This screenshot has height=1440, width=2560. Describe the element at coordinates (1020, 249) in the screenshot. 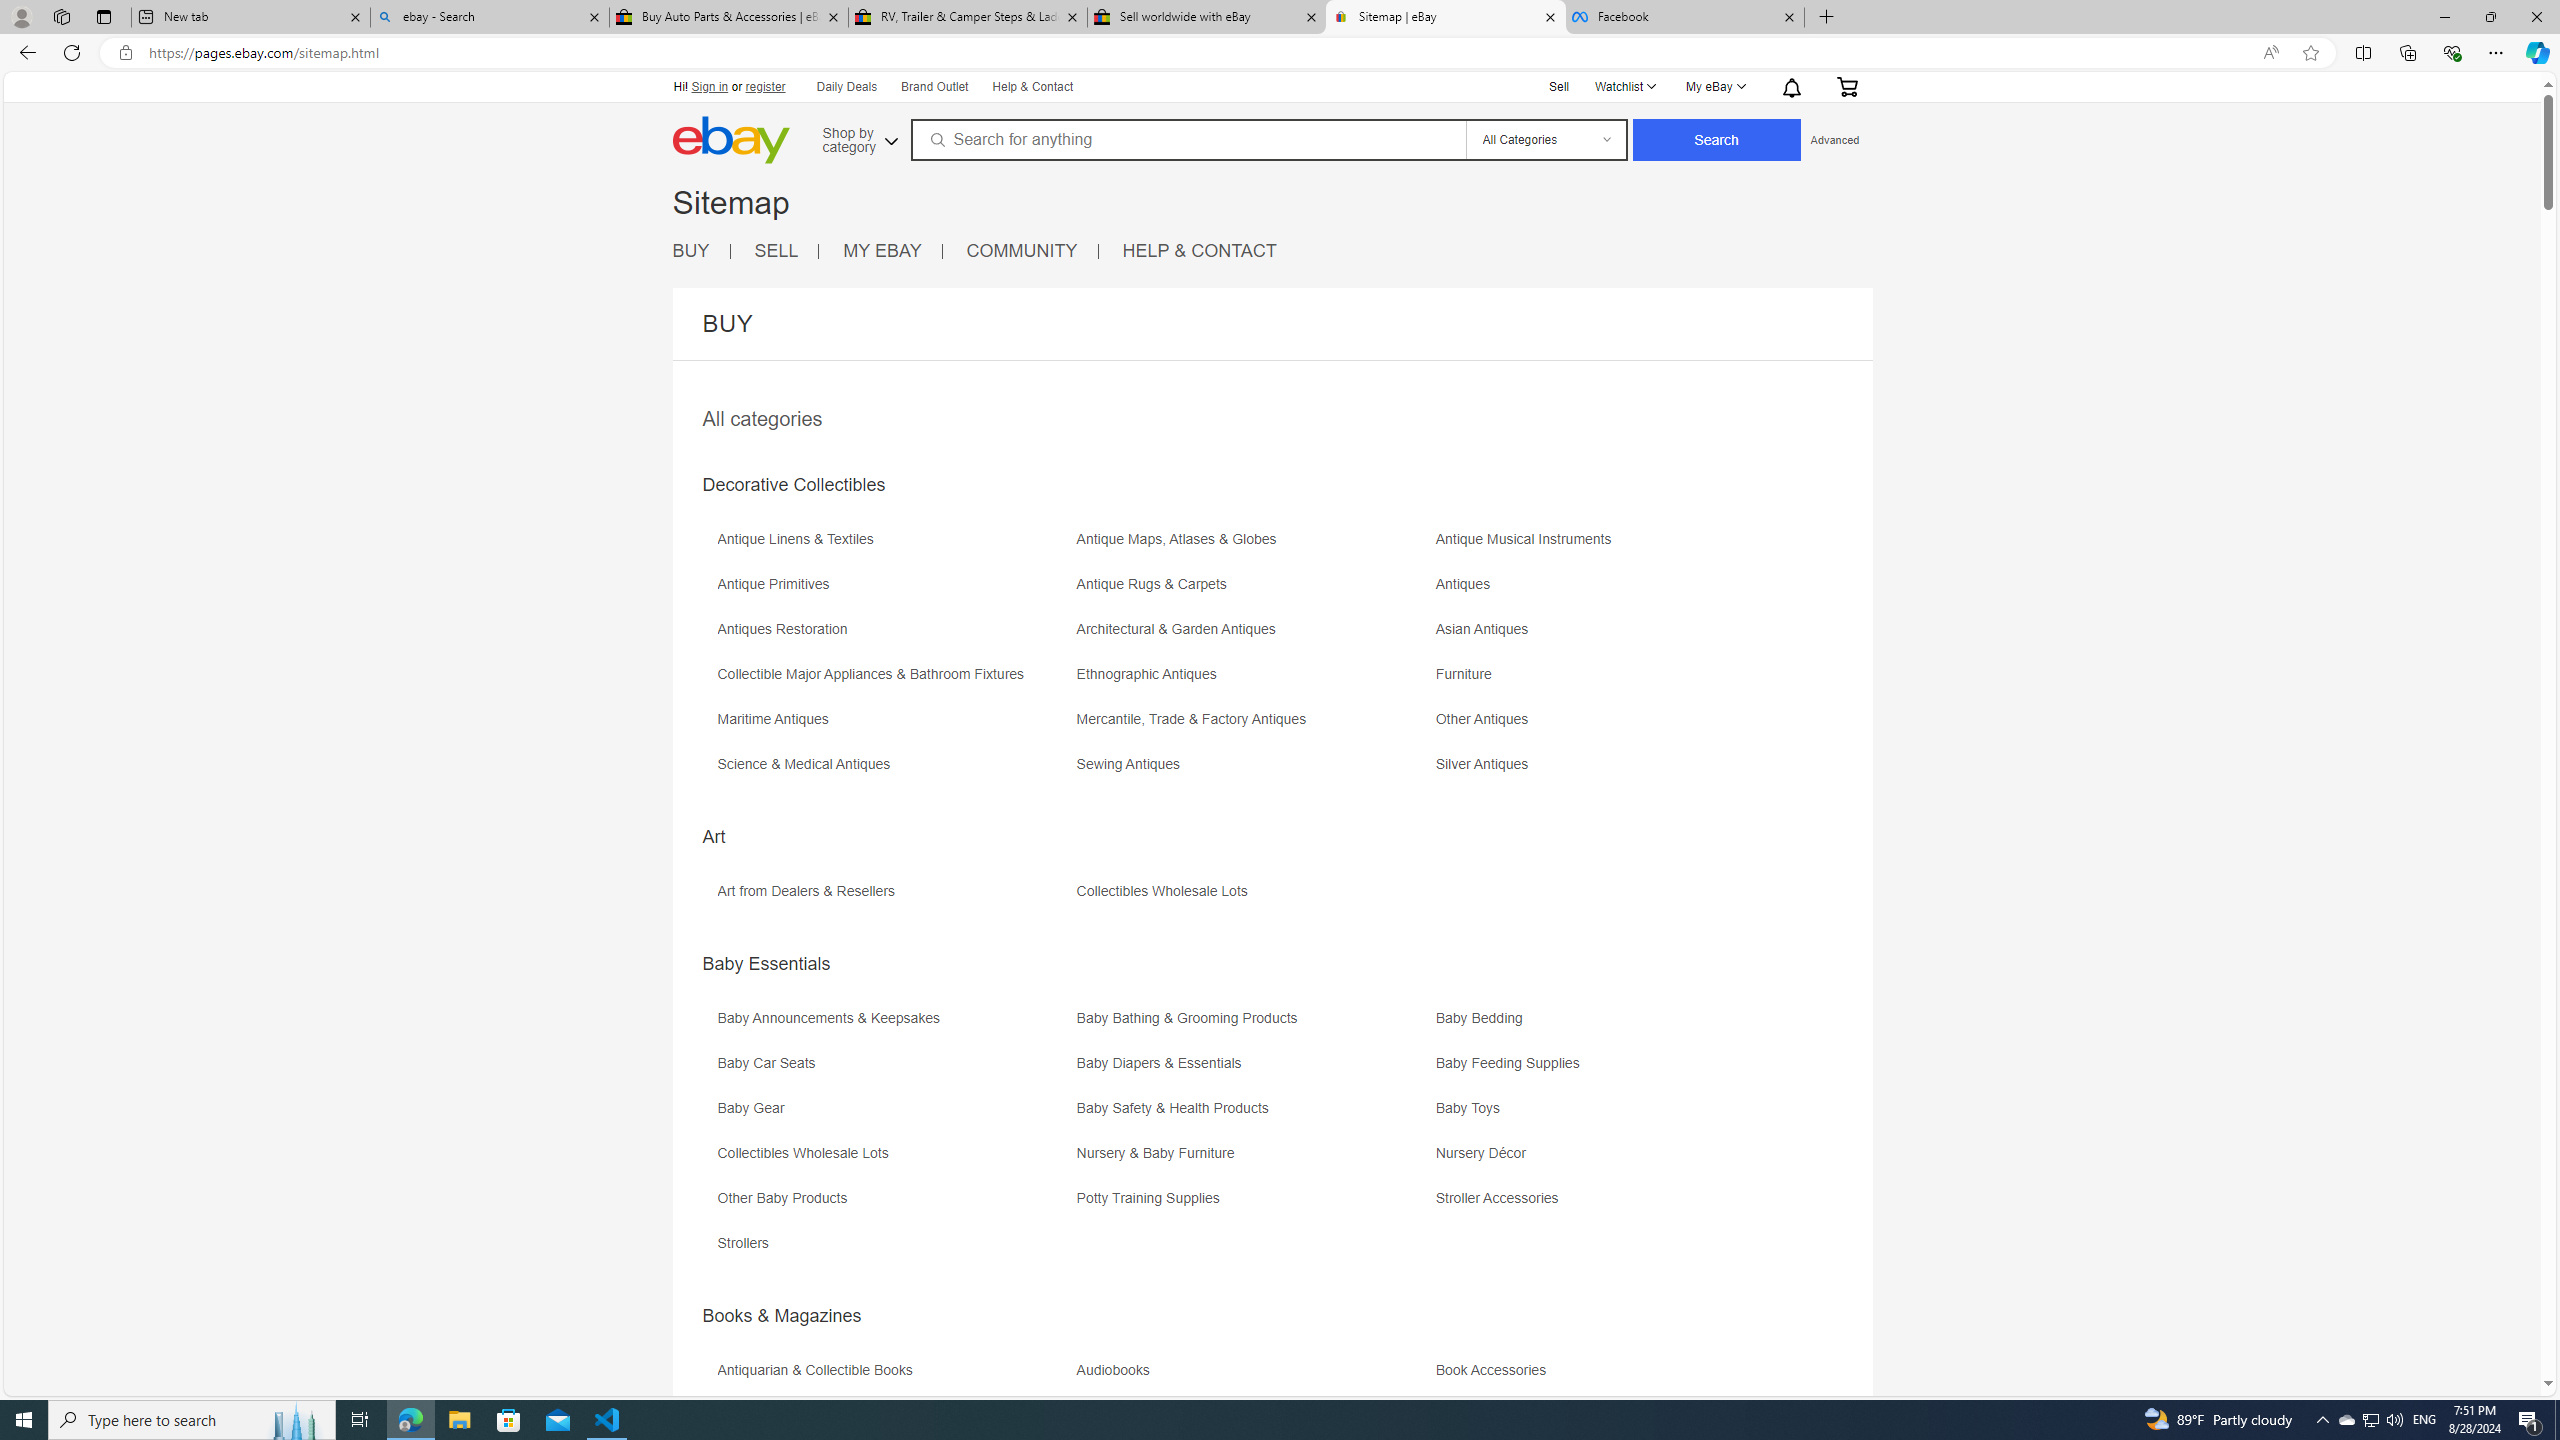

I see `'COMMUNITY'` at that location.